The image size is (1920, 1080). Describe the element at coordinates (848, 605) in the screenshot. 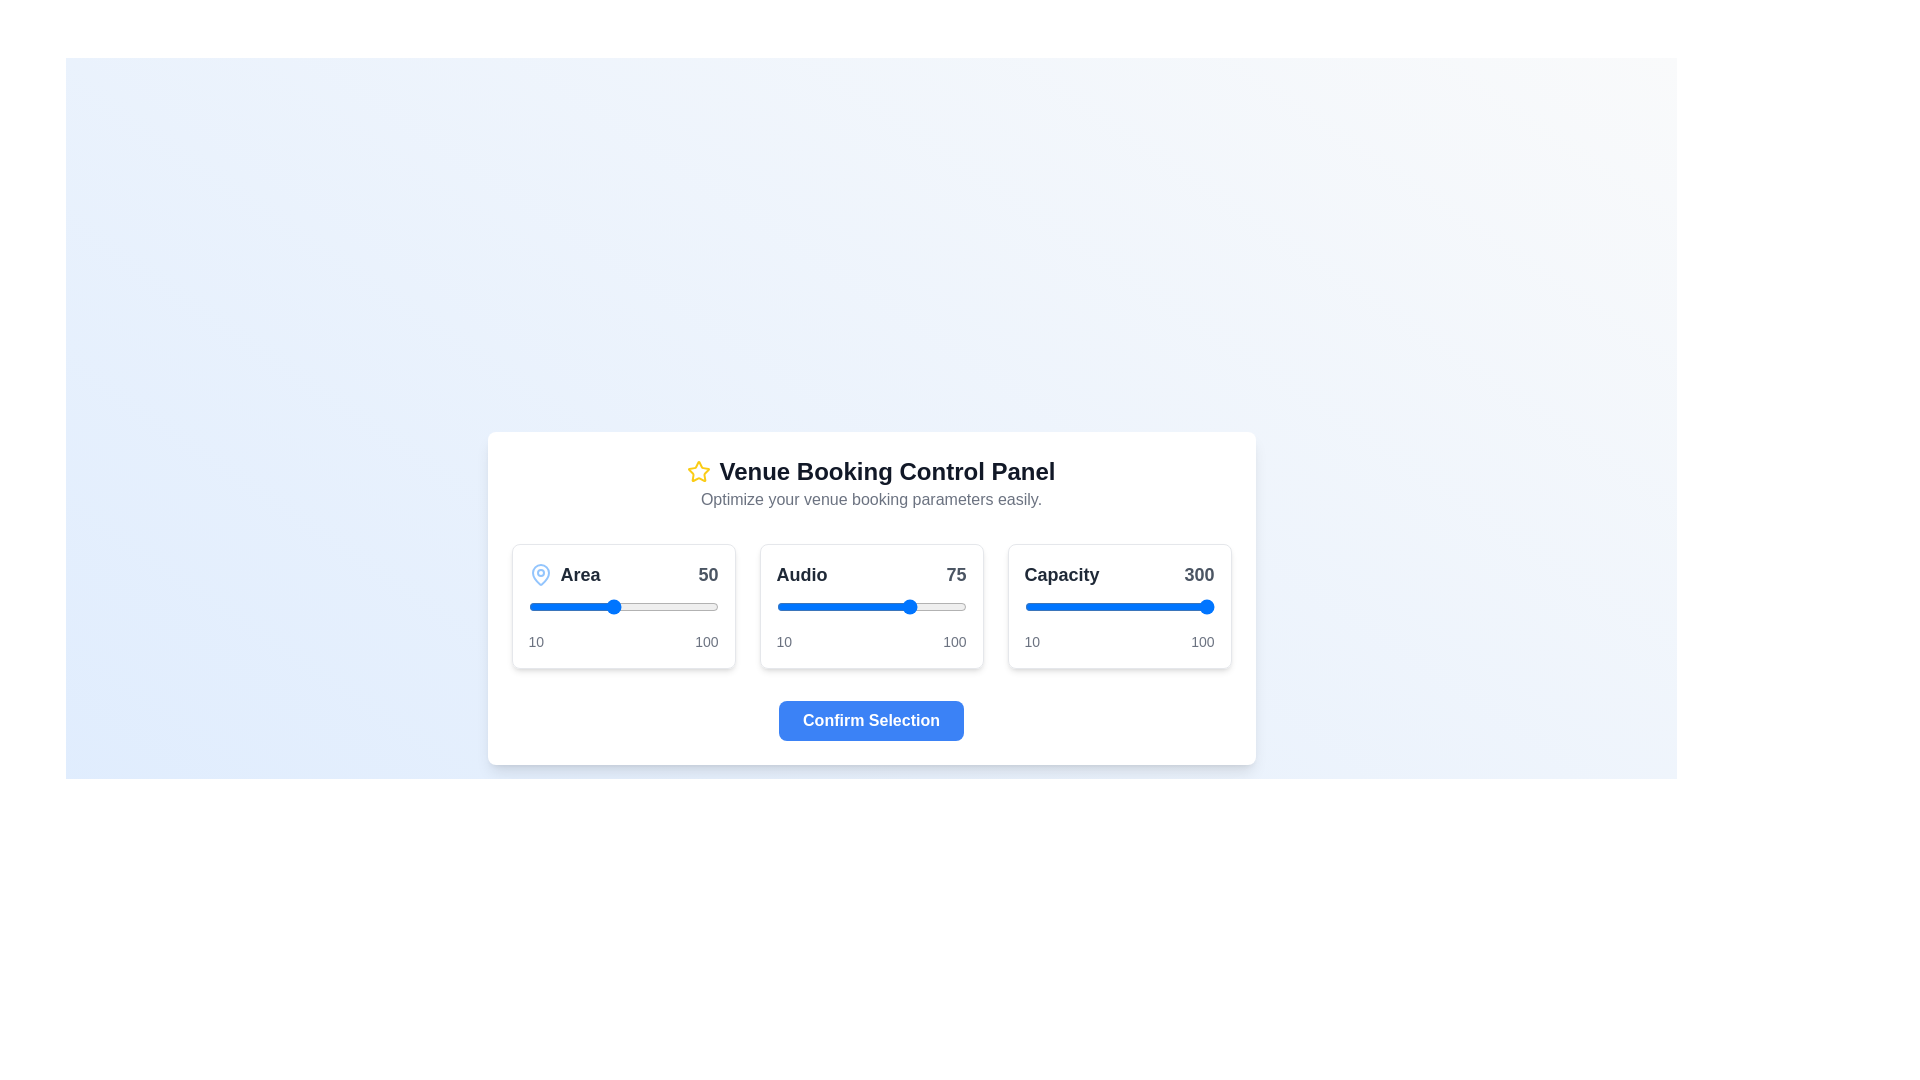

I see `the audio level` at that location.